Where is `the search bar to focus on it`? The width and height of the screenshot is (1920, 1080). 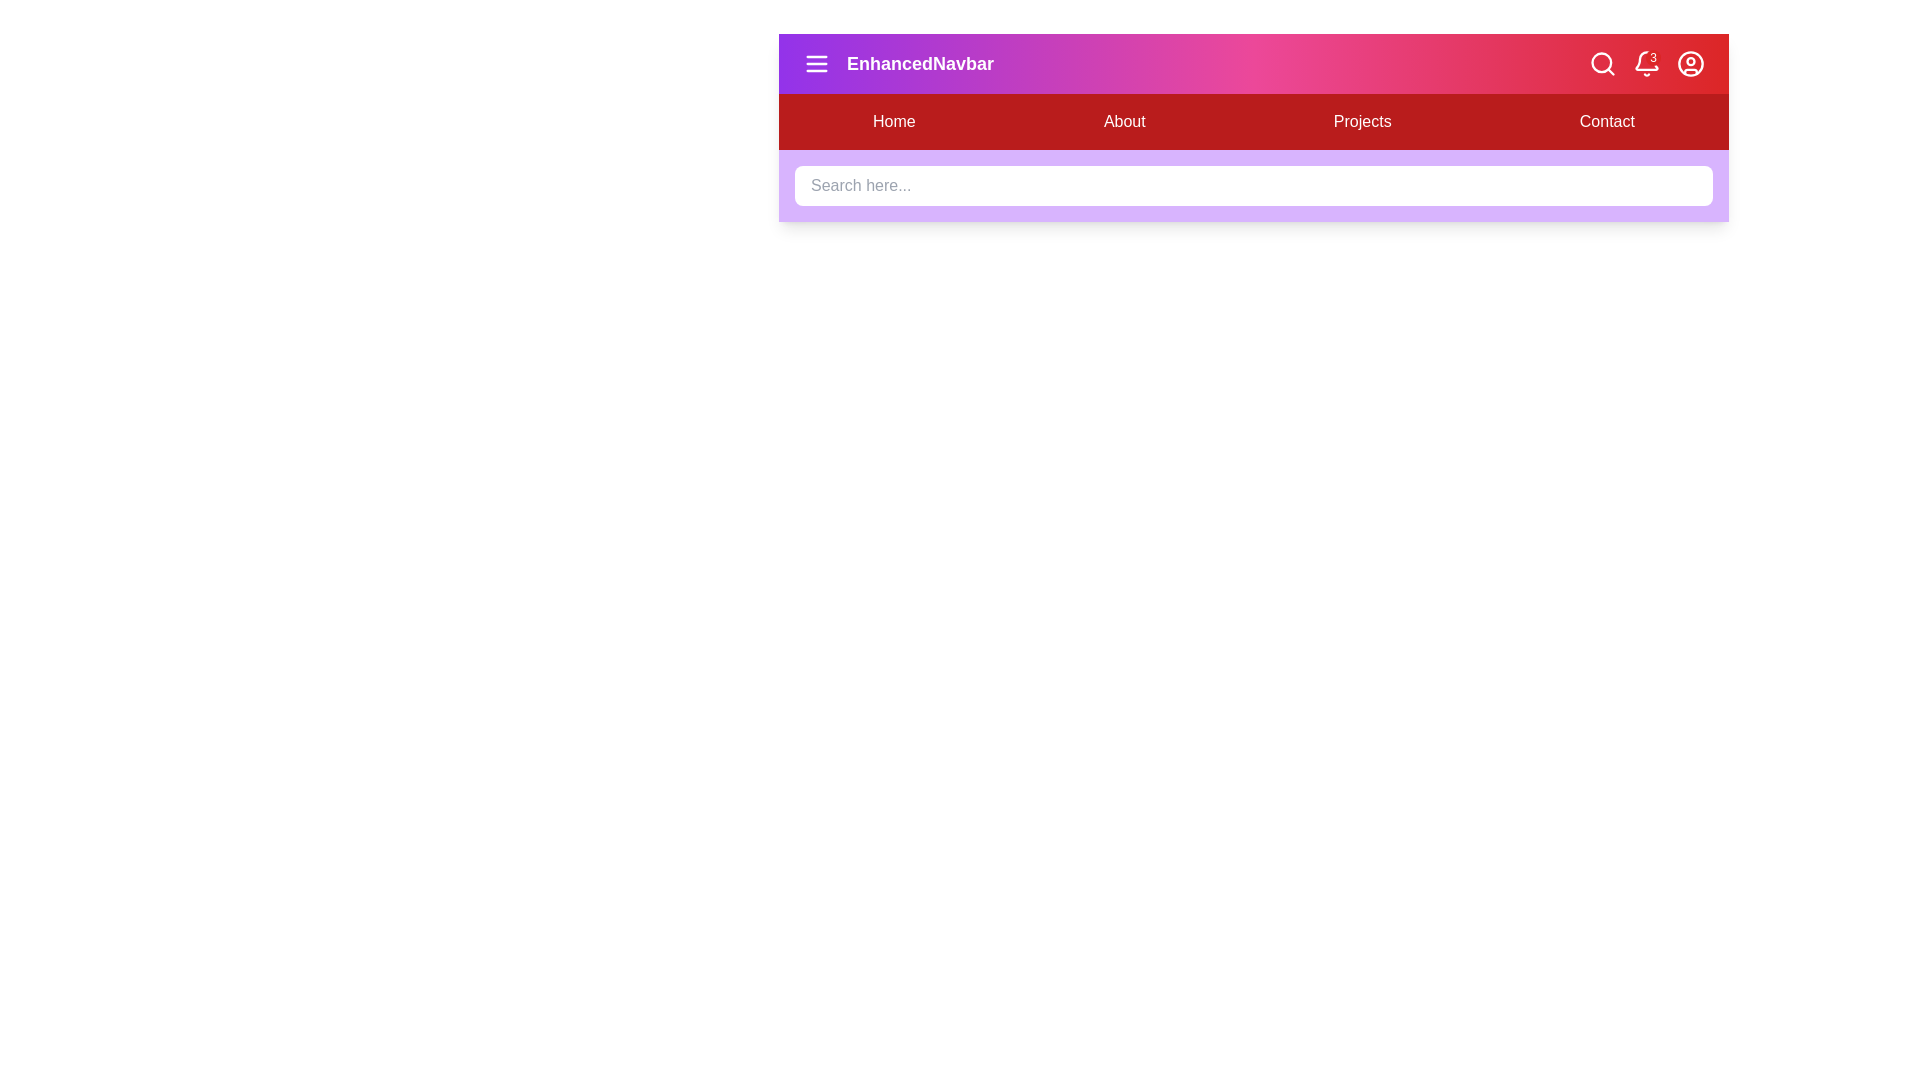
the search bar to focus on it is located at coordinates (1252, 185).